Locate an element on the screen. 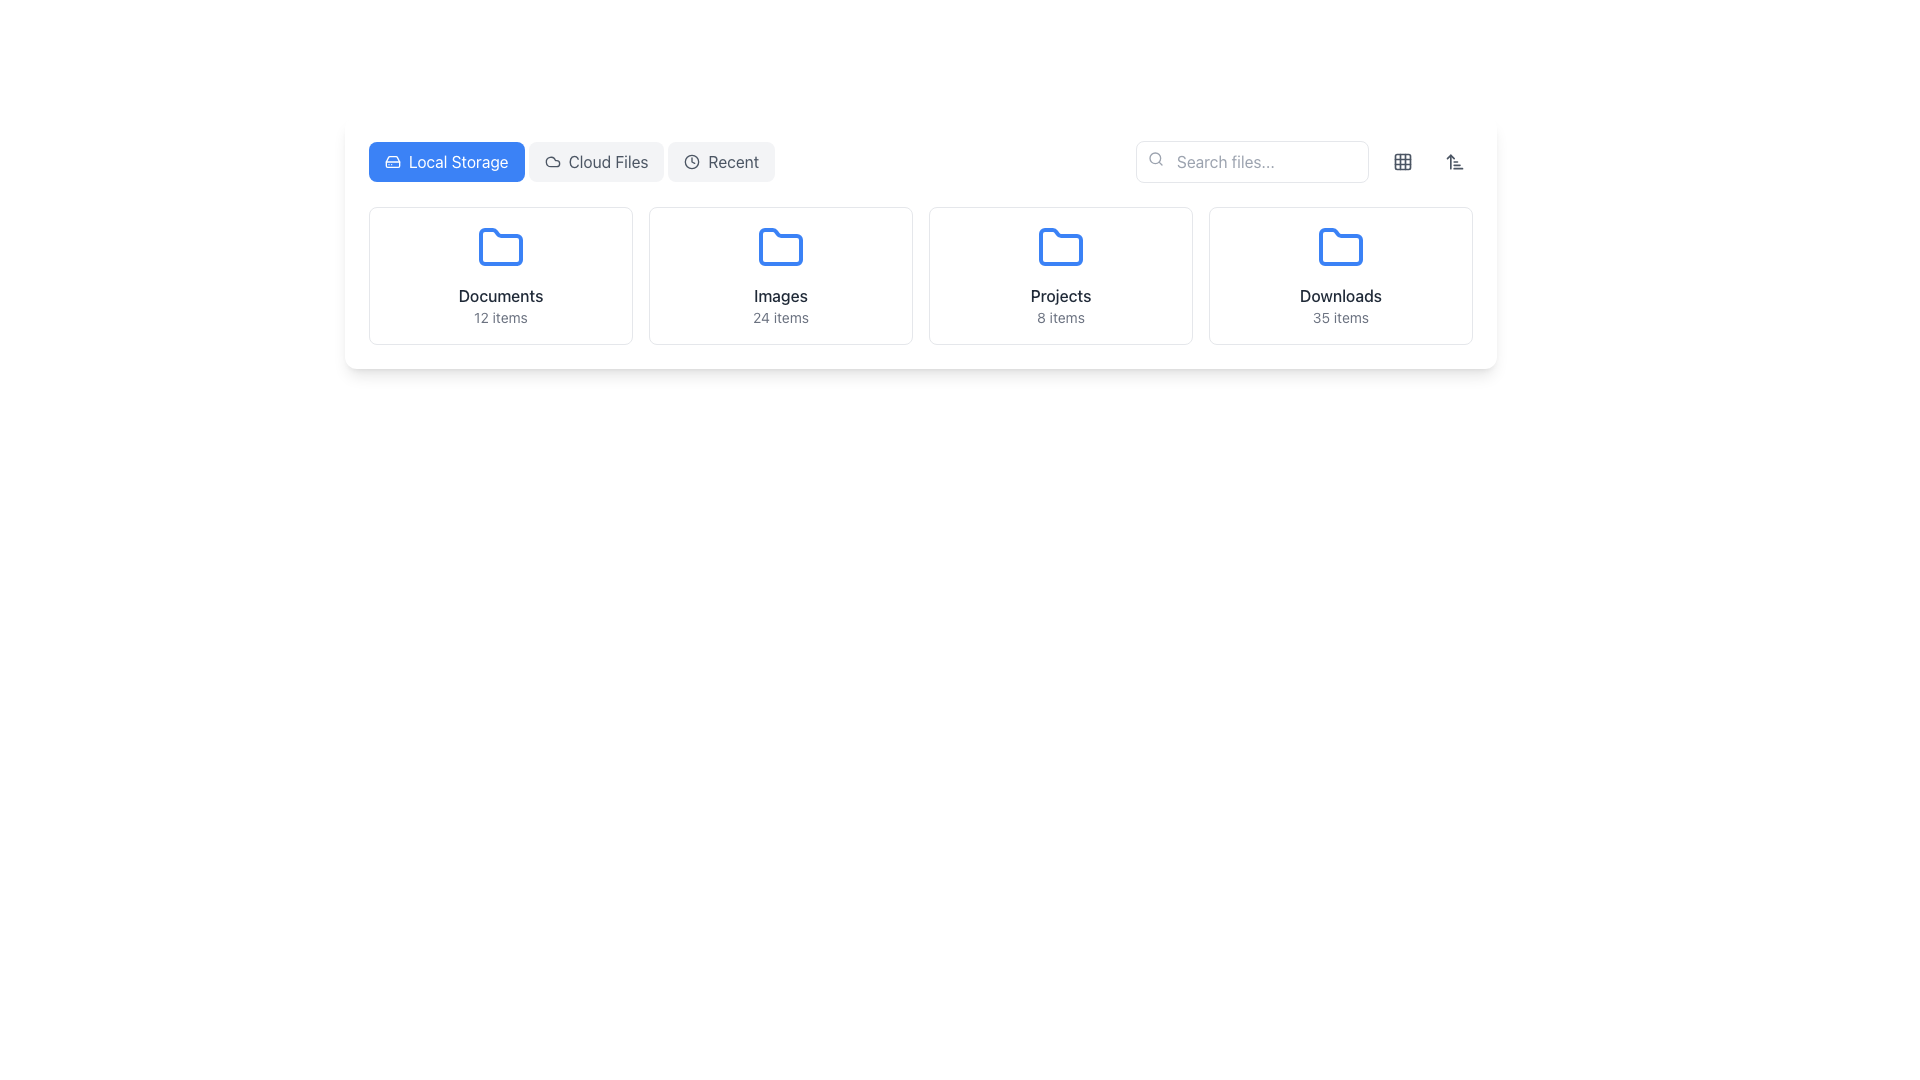 The height and width of the screenshot is (1080, 1920). the third button in a row of tab-like buttons, which is located near the top center of the interface is located at coordinates (720, 161).